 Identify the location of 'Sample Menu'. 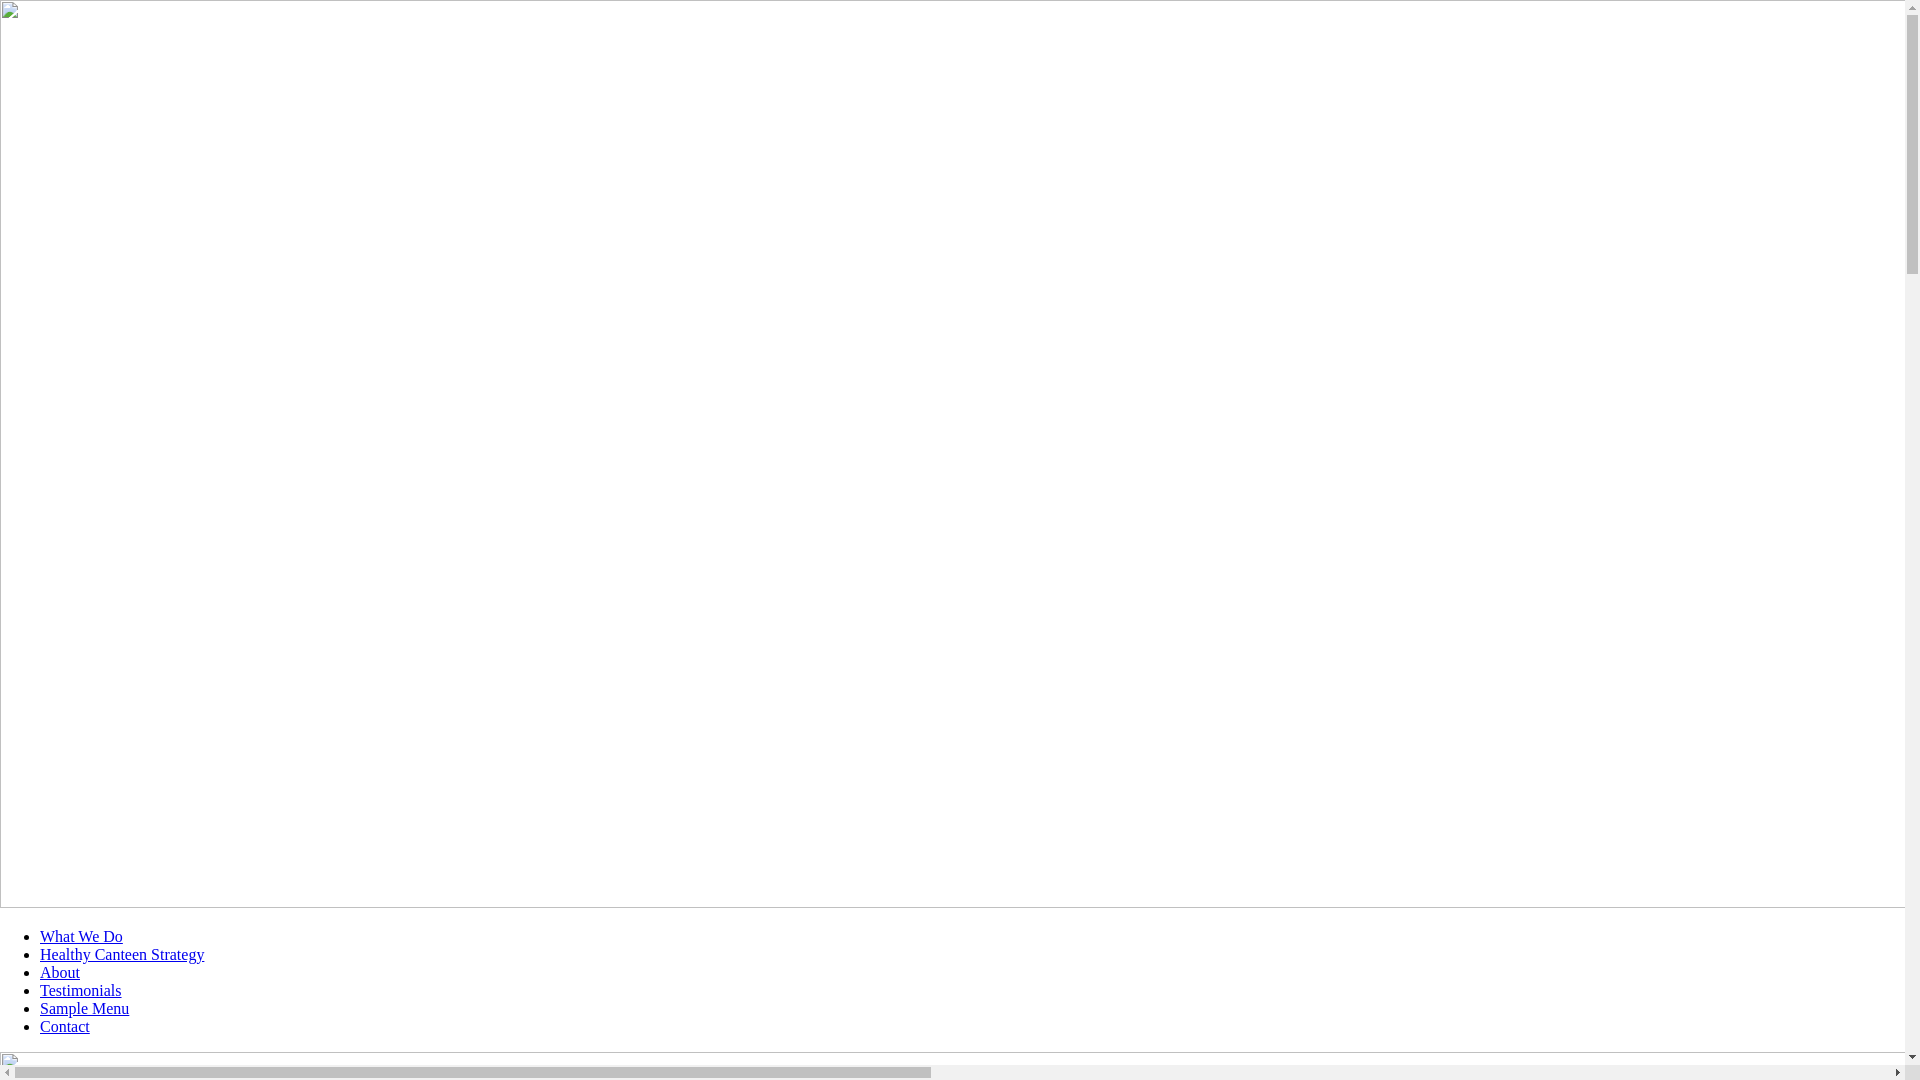
(83, 1008).